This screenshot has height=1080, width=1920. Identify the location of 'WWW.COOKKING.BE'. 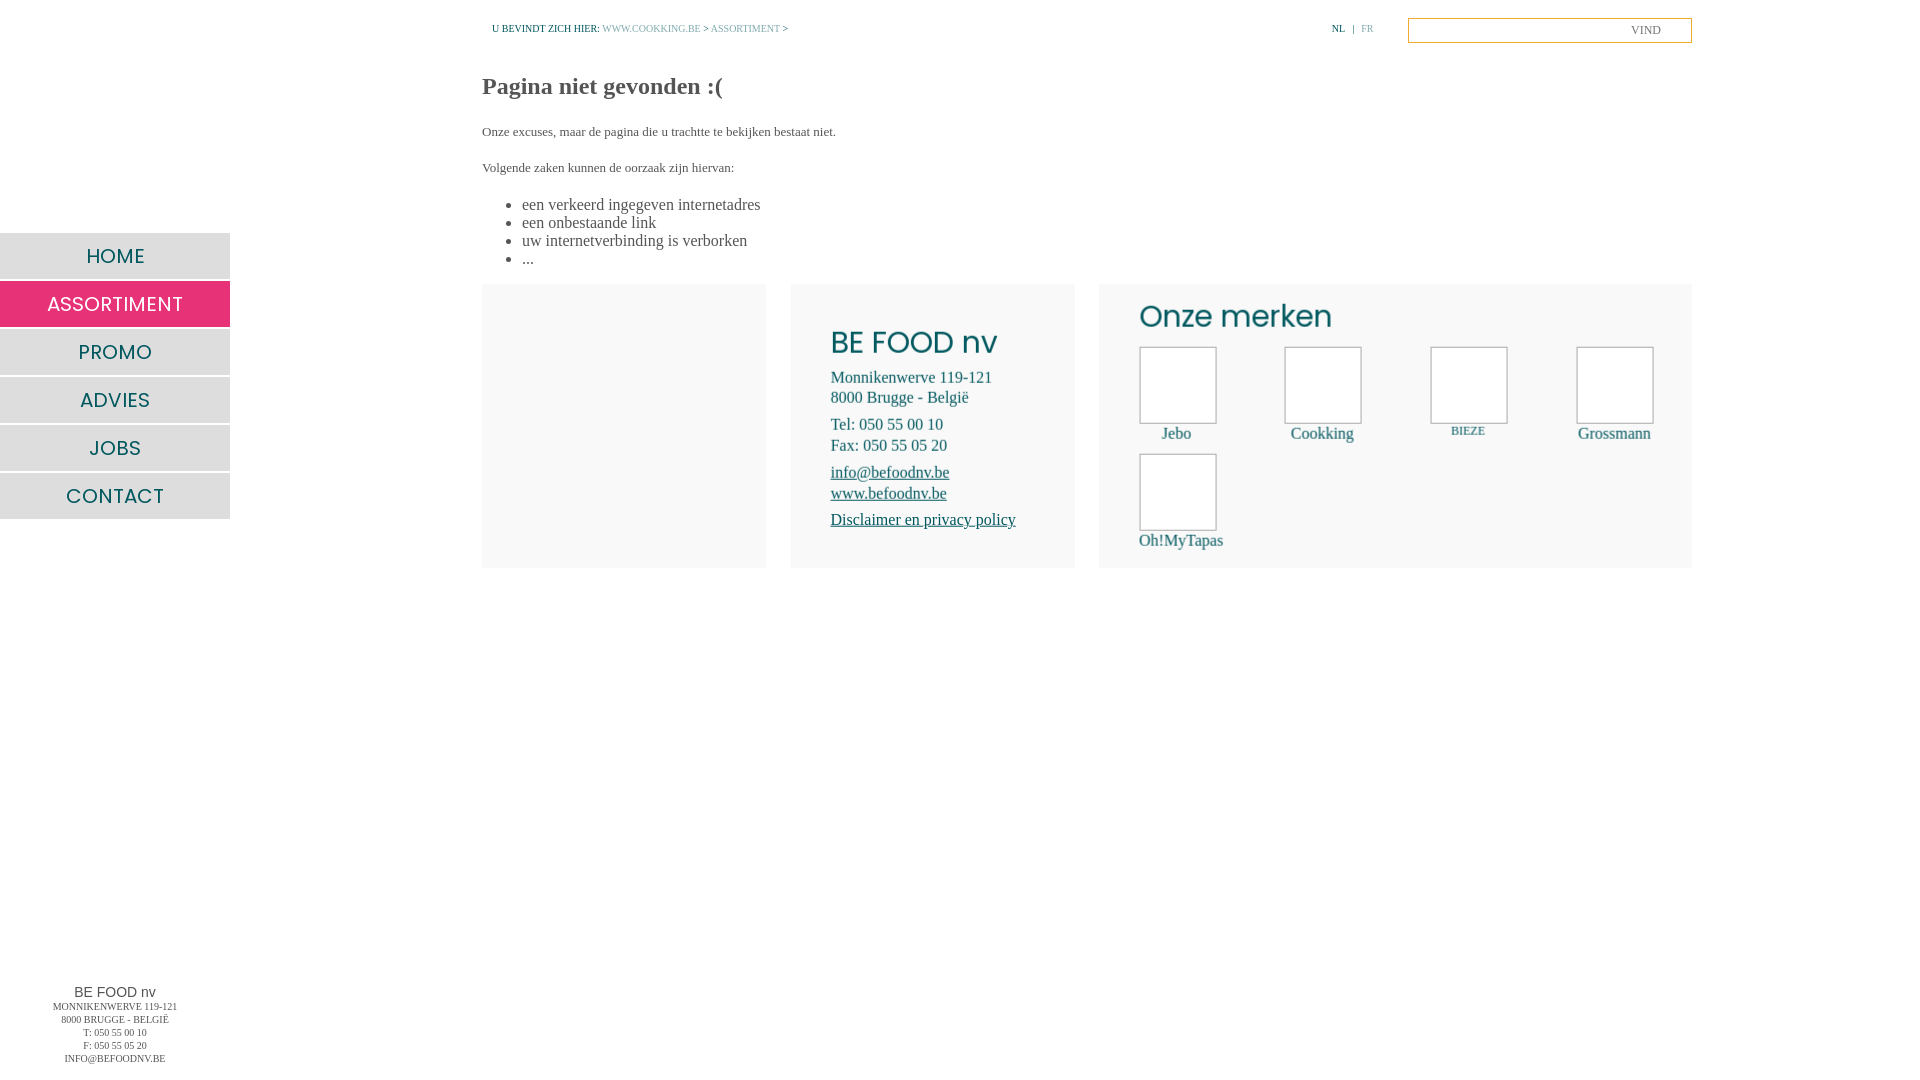
(651, 28).